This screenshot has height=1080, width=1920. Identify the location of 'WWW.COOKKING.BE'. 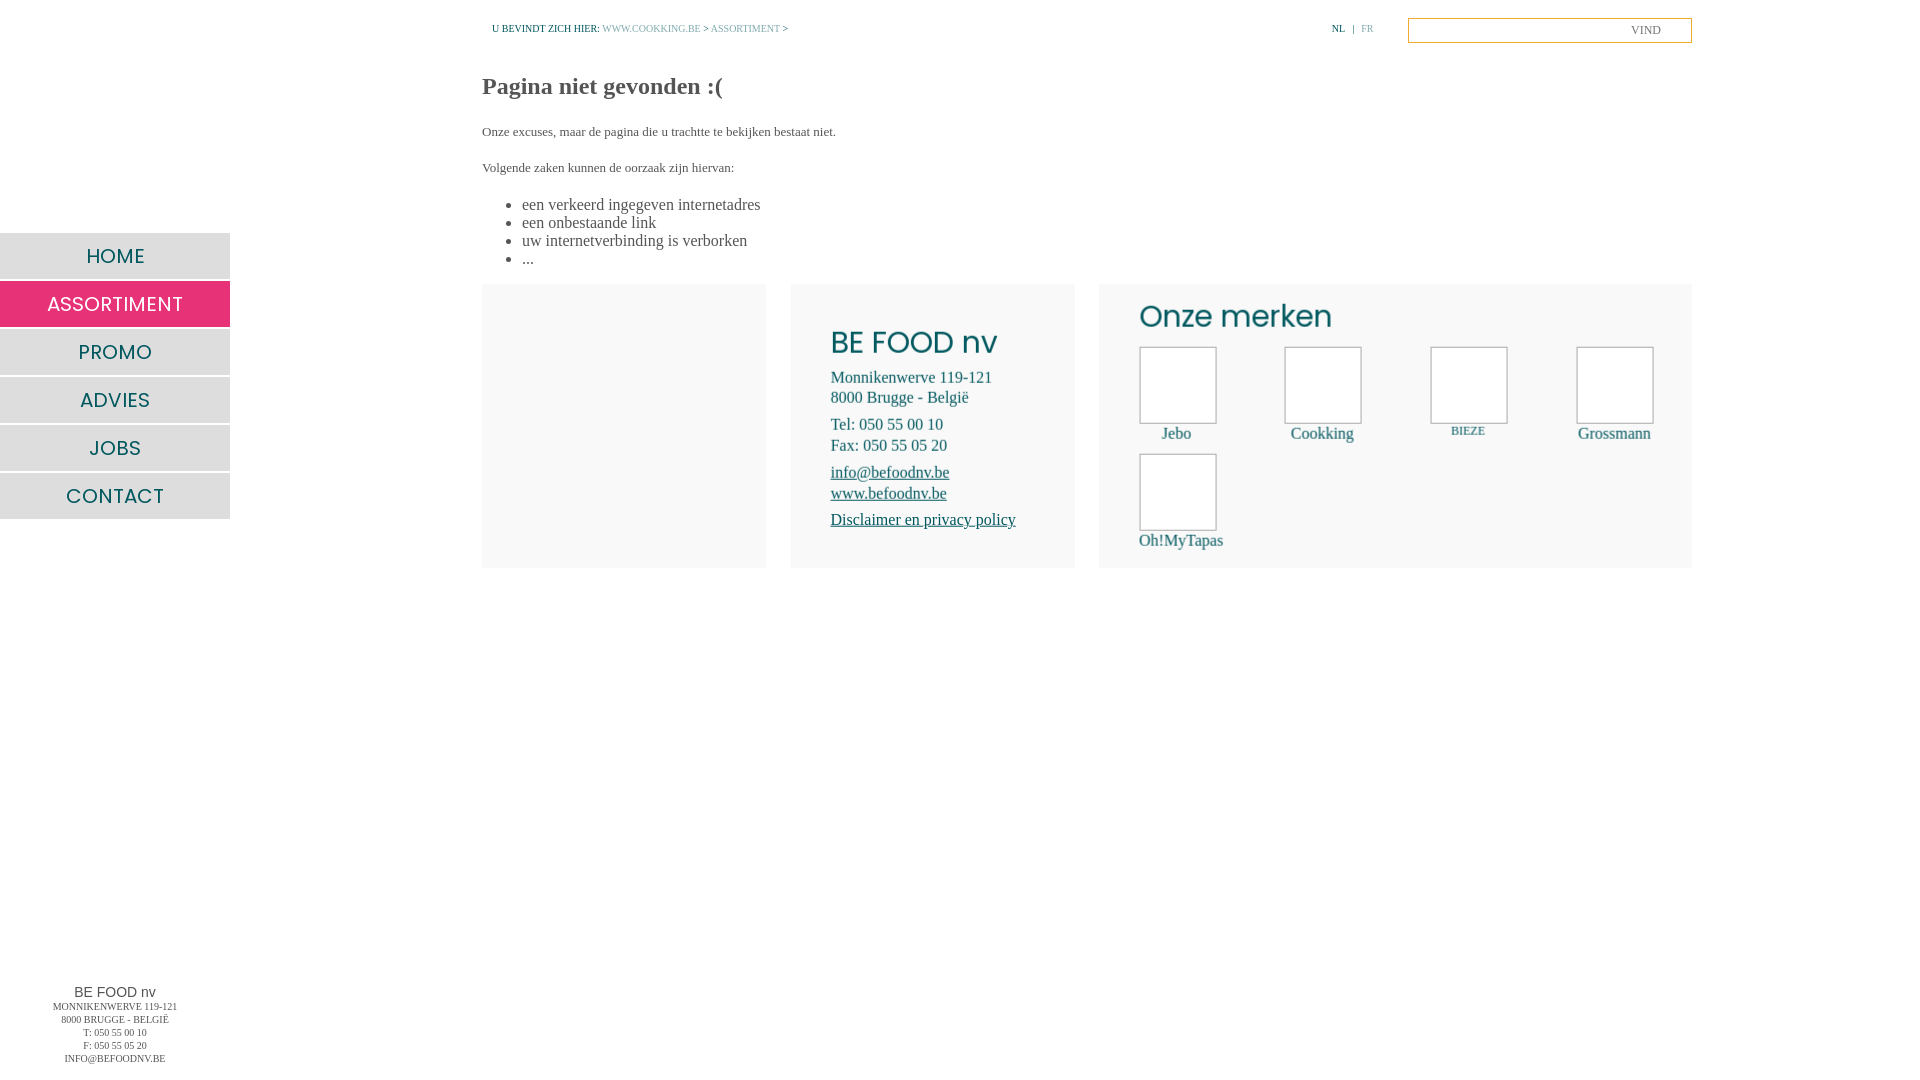
(651, 28).